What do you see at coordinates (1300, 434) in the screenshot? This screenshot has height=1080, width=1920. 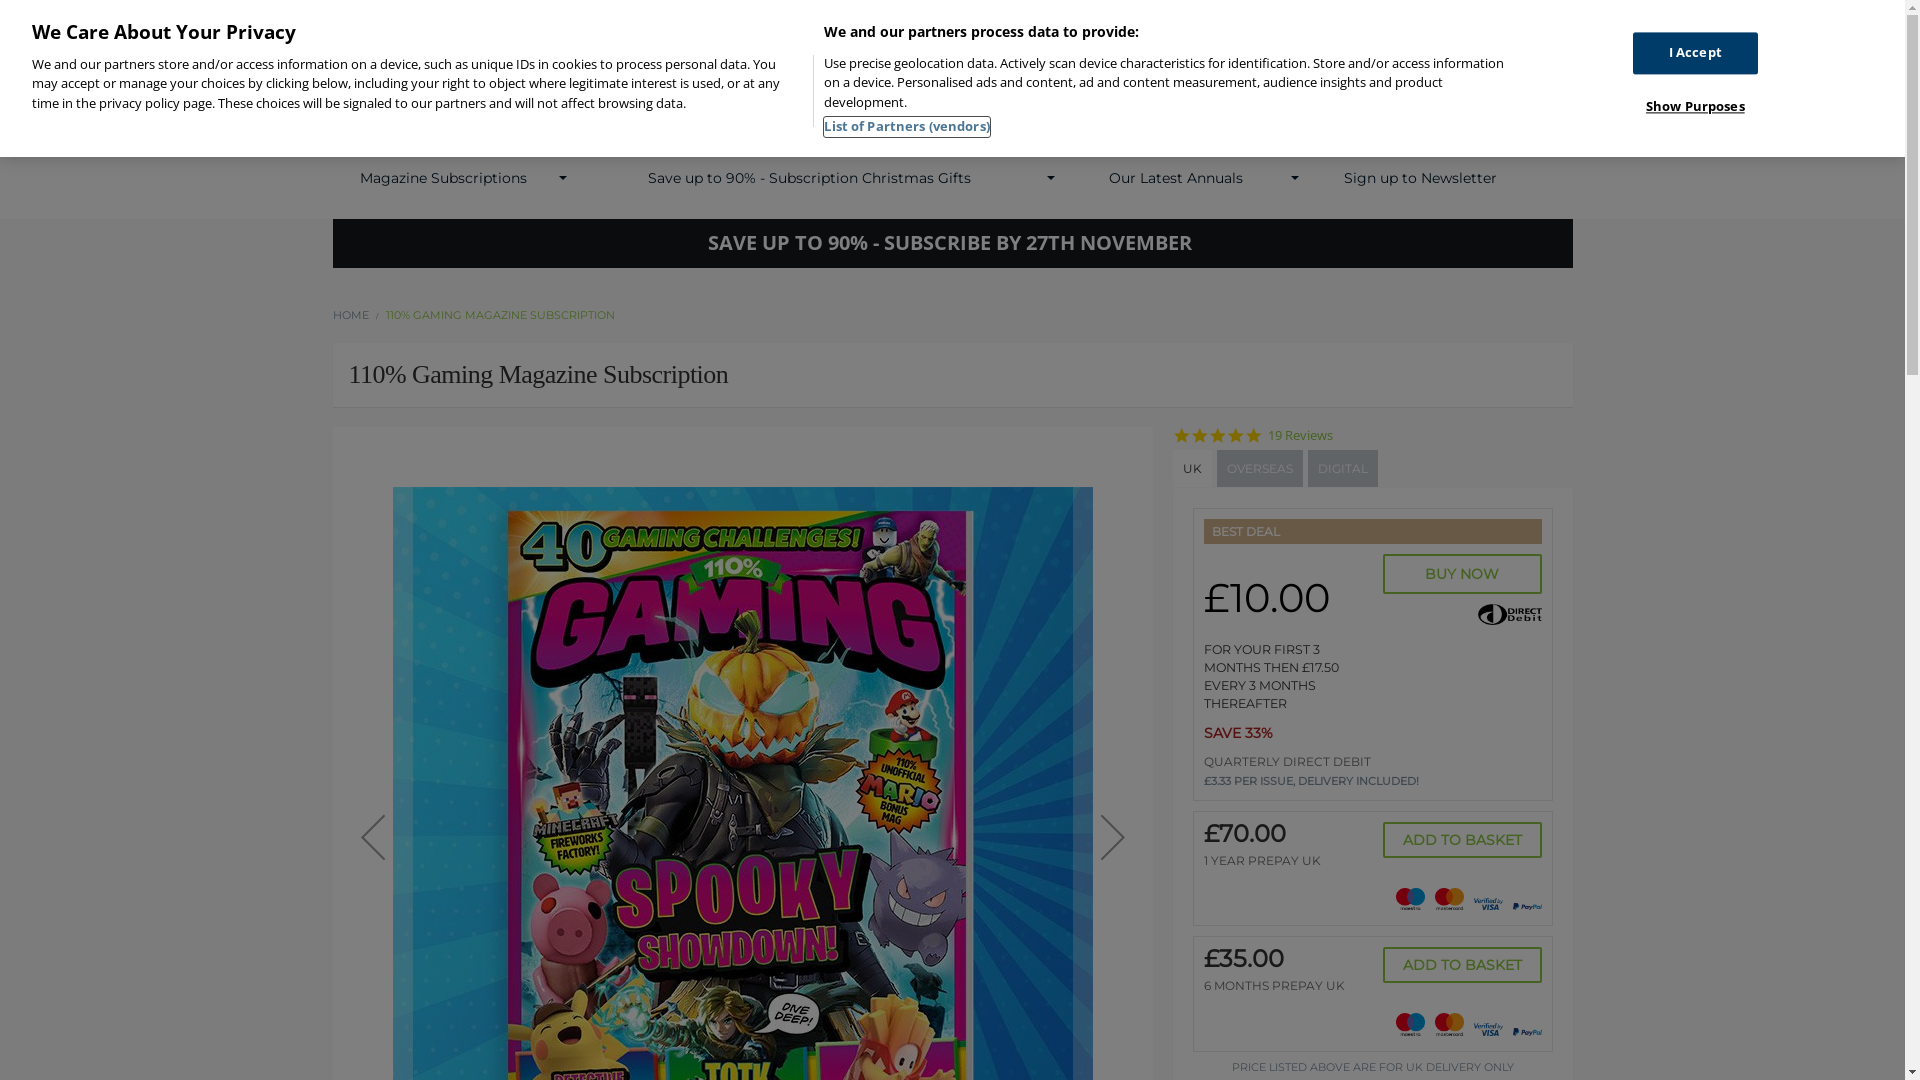 I see `'19 Reviews'` at bounding box center [1300, 434].